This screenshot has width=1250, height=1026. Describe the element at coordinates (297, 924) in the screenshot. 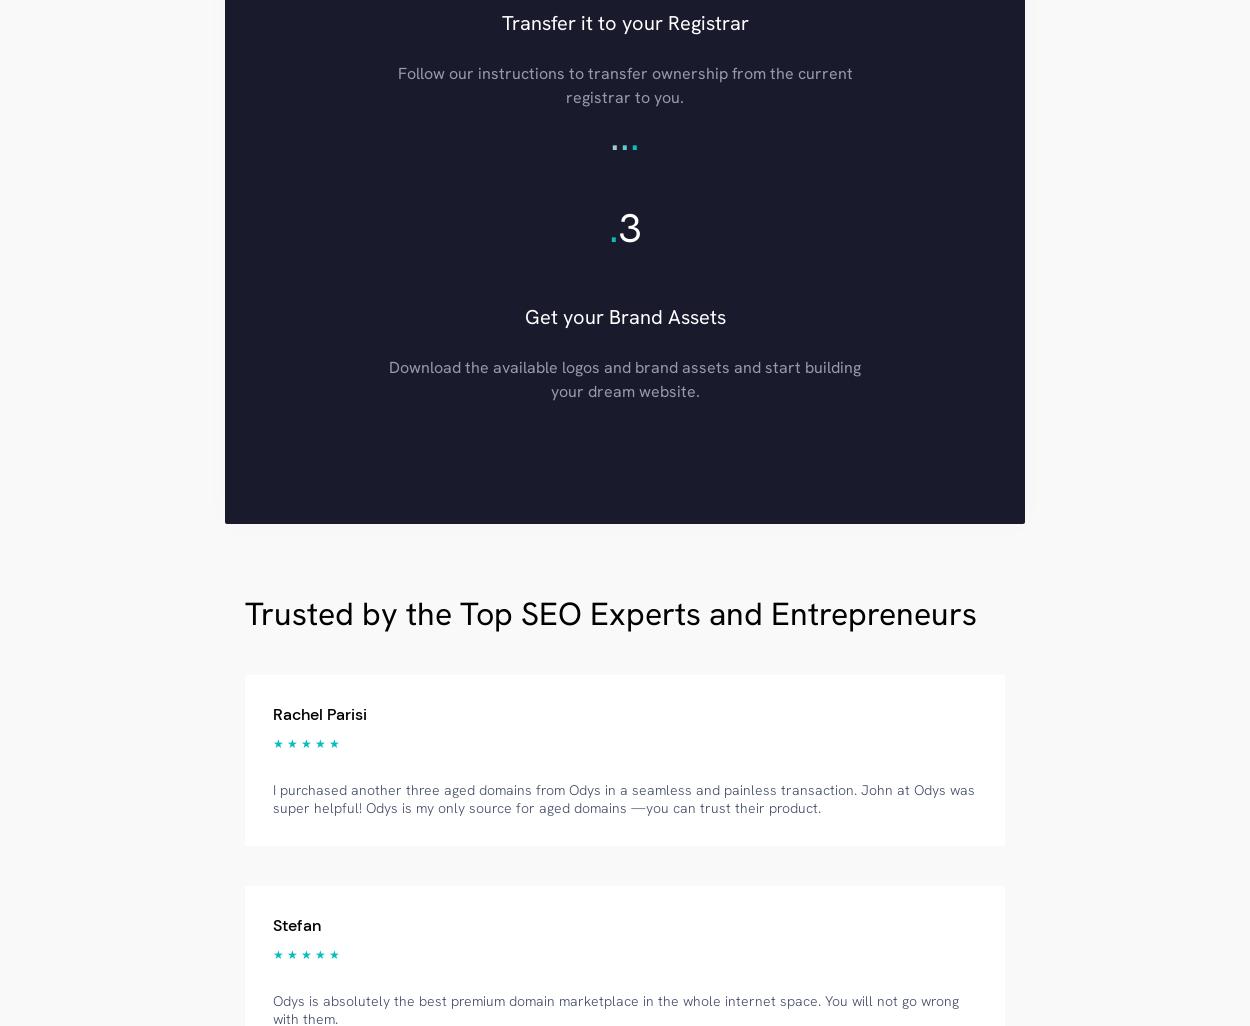

I see `'Stefan'` at that location.